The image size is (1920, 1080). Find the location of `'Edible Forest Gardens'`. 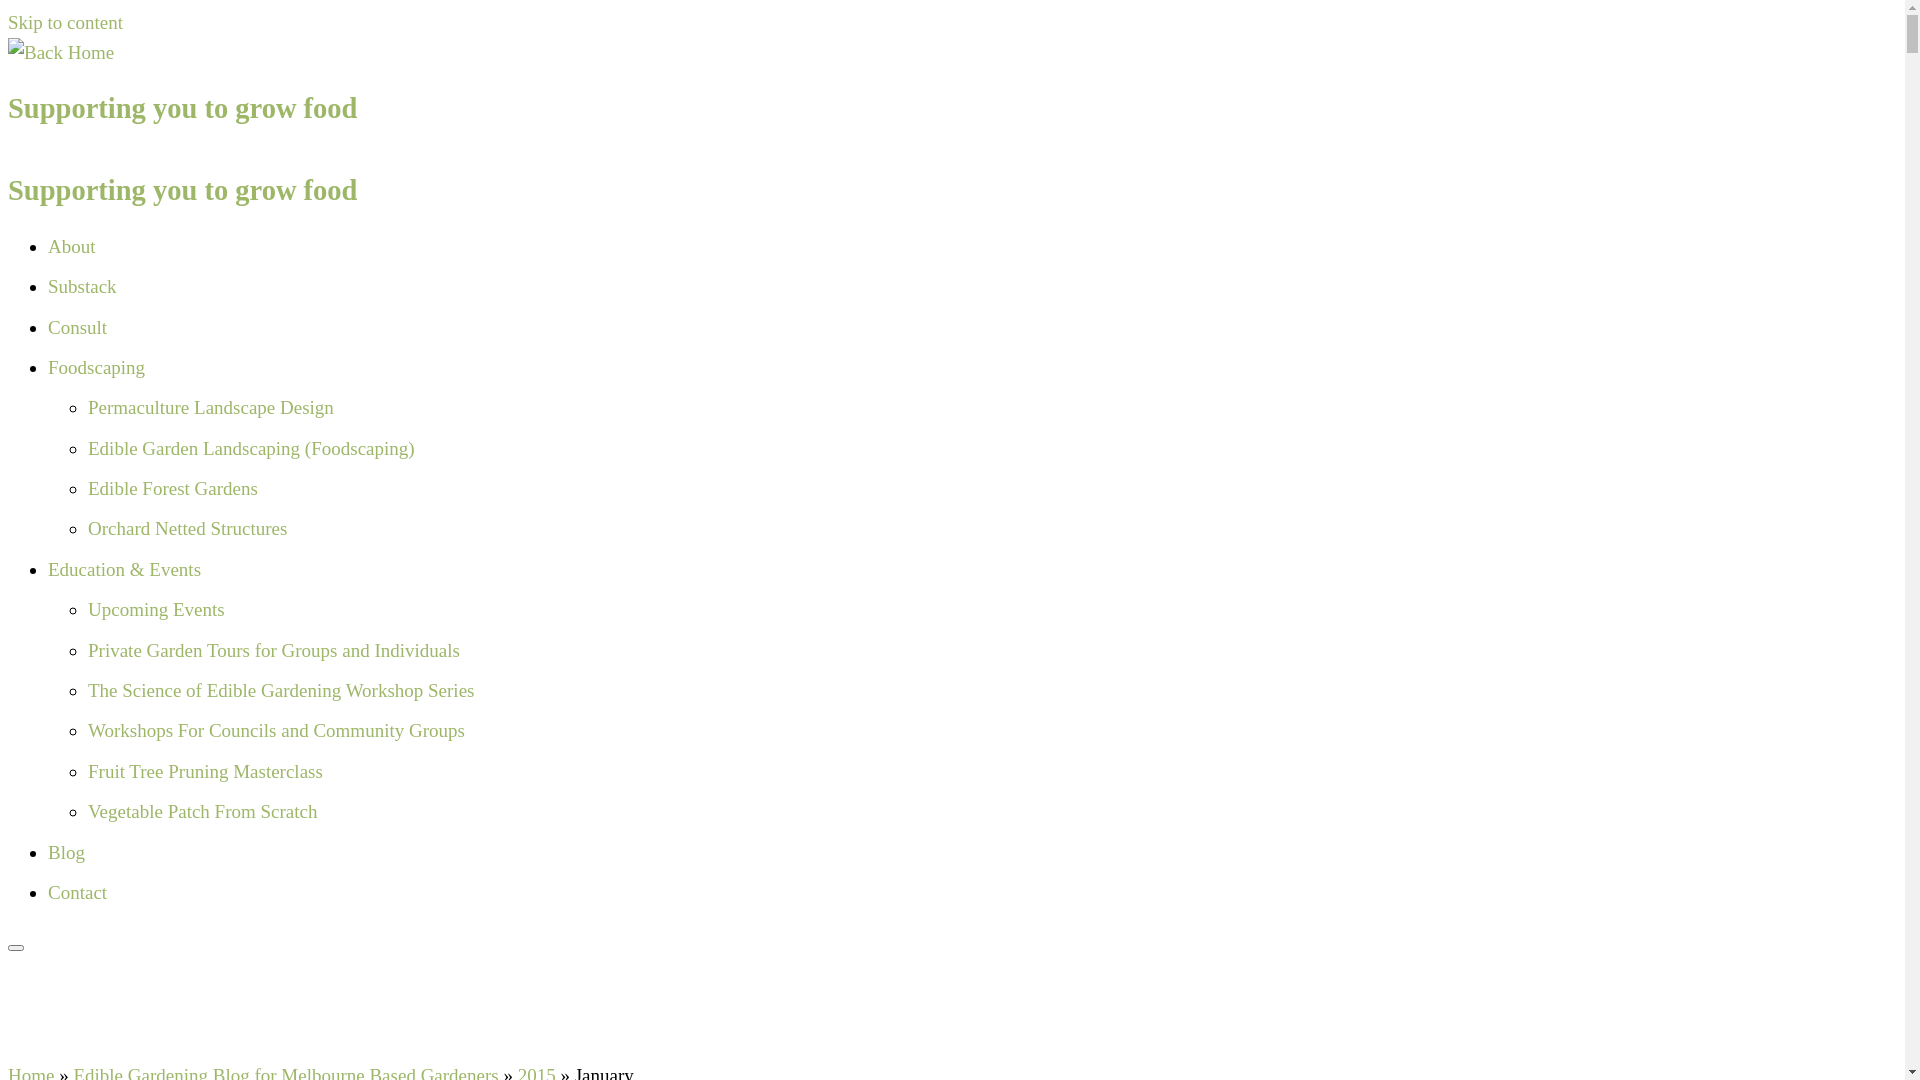

'Edible Forest Gardens' is located at coordinates (172, 488).